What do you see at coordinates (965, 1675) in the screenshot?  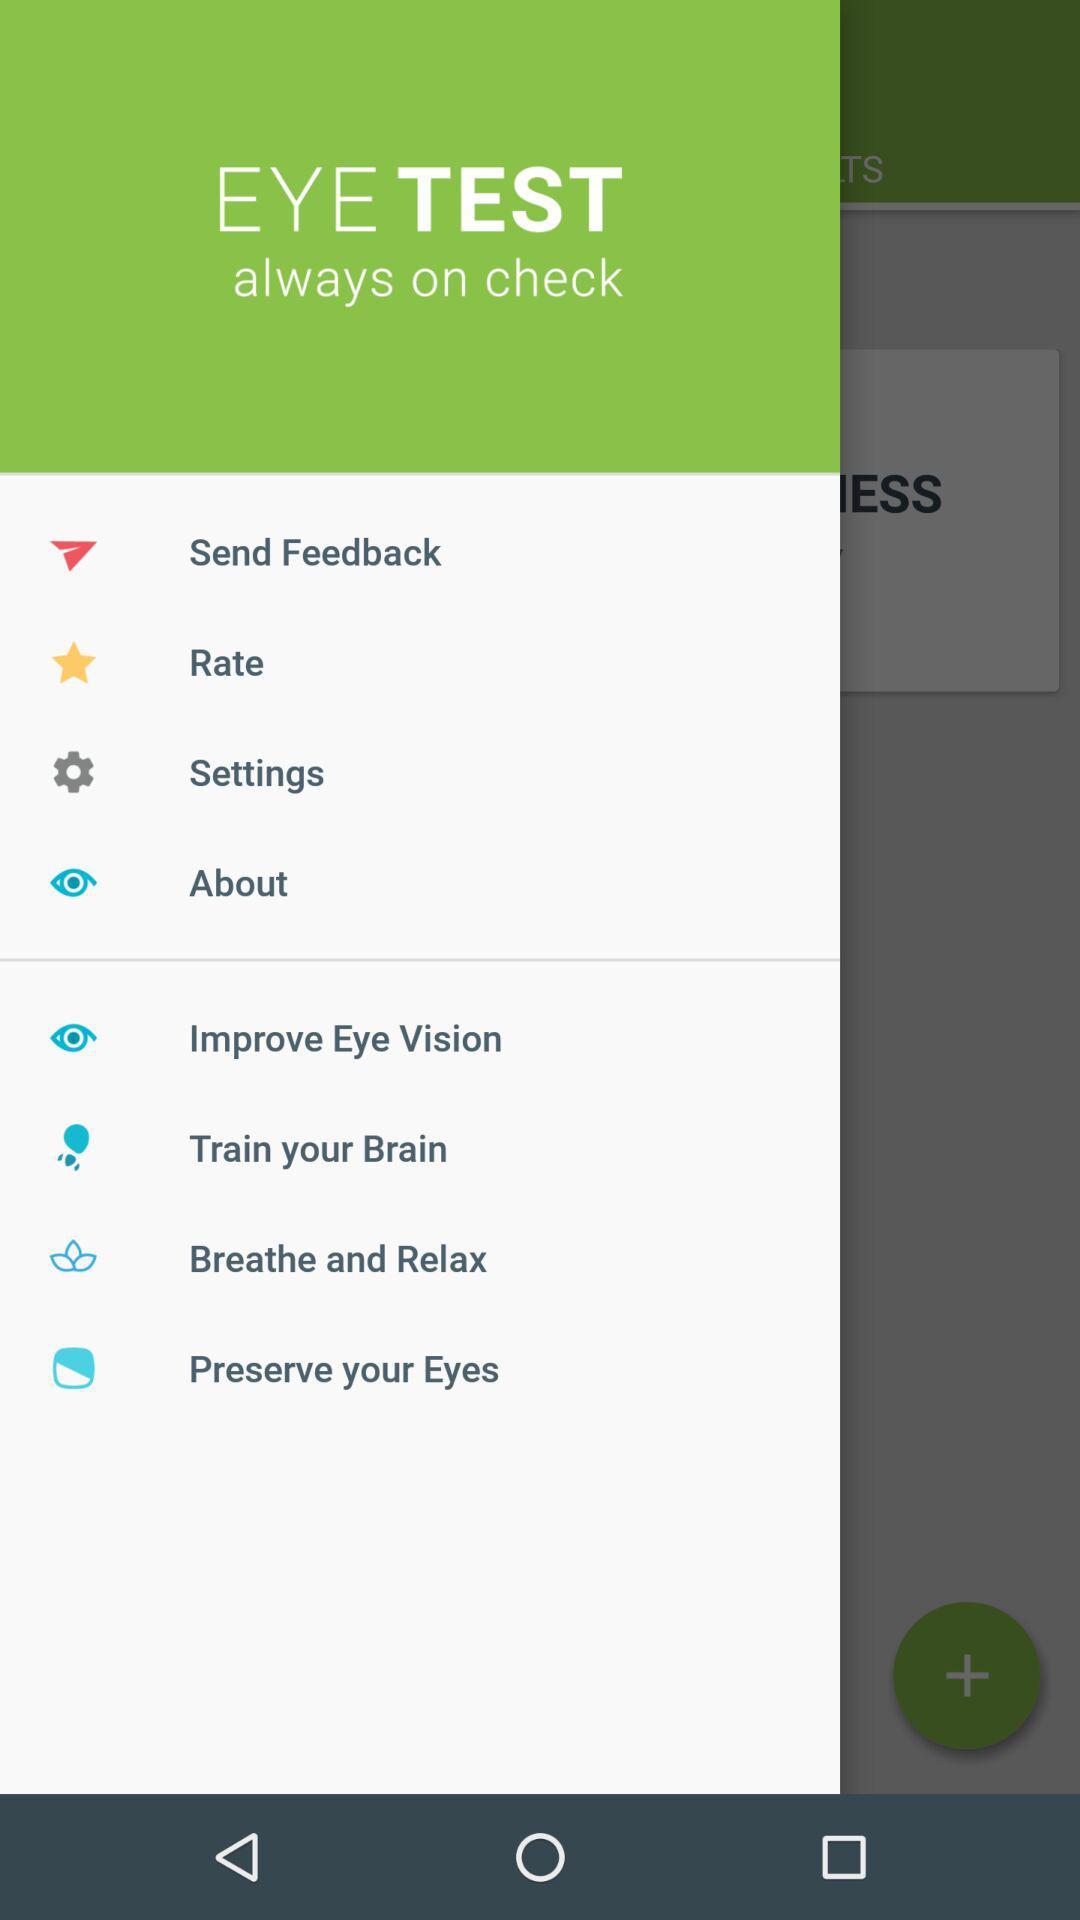 I see `the add icon` at bounding box center [965, 1675].